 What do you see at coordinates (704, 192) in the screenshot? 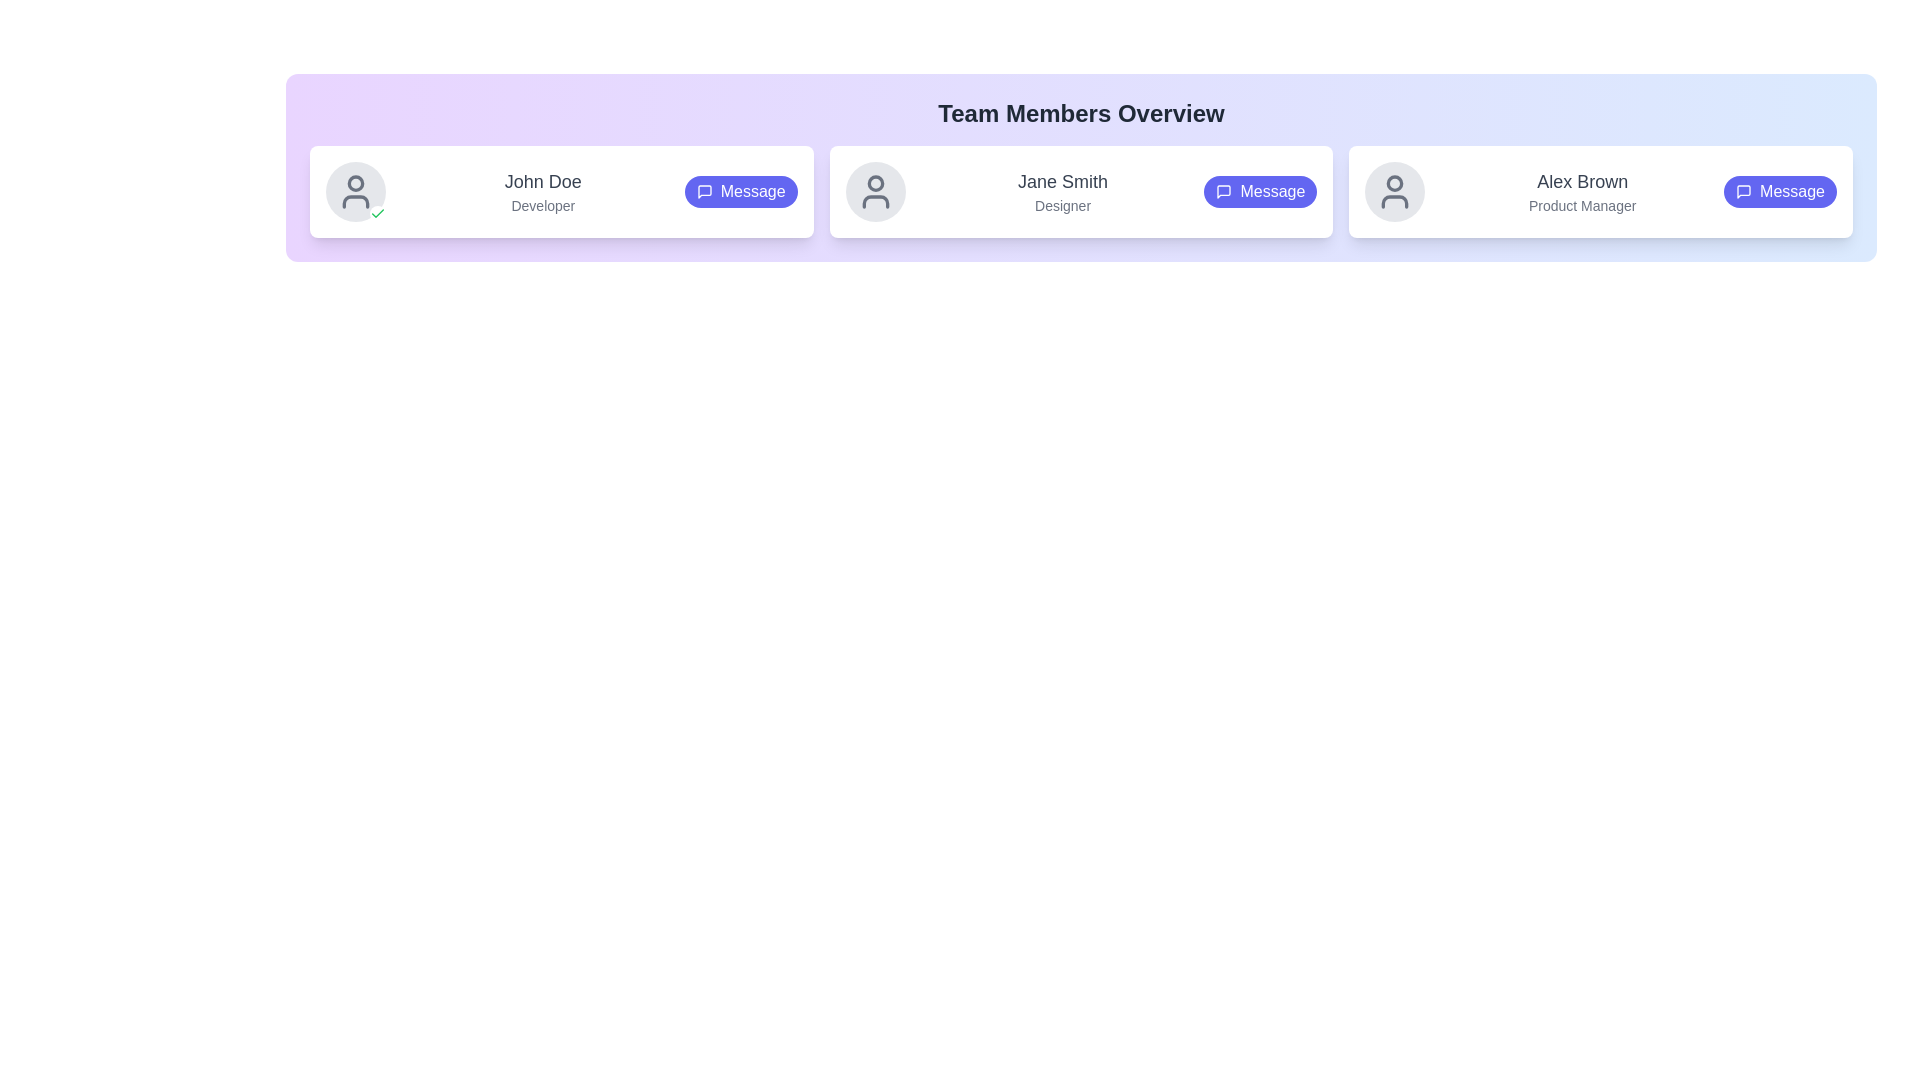
I see `the messaging icon resembling a speech bubble located on the rightmost portion of the 'Message' button in the first card about 'John Doe'` at bounding box center [704, 192].